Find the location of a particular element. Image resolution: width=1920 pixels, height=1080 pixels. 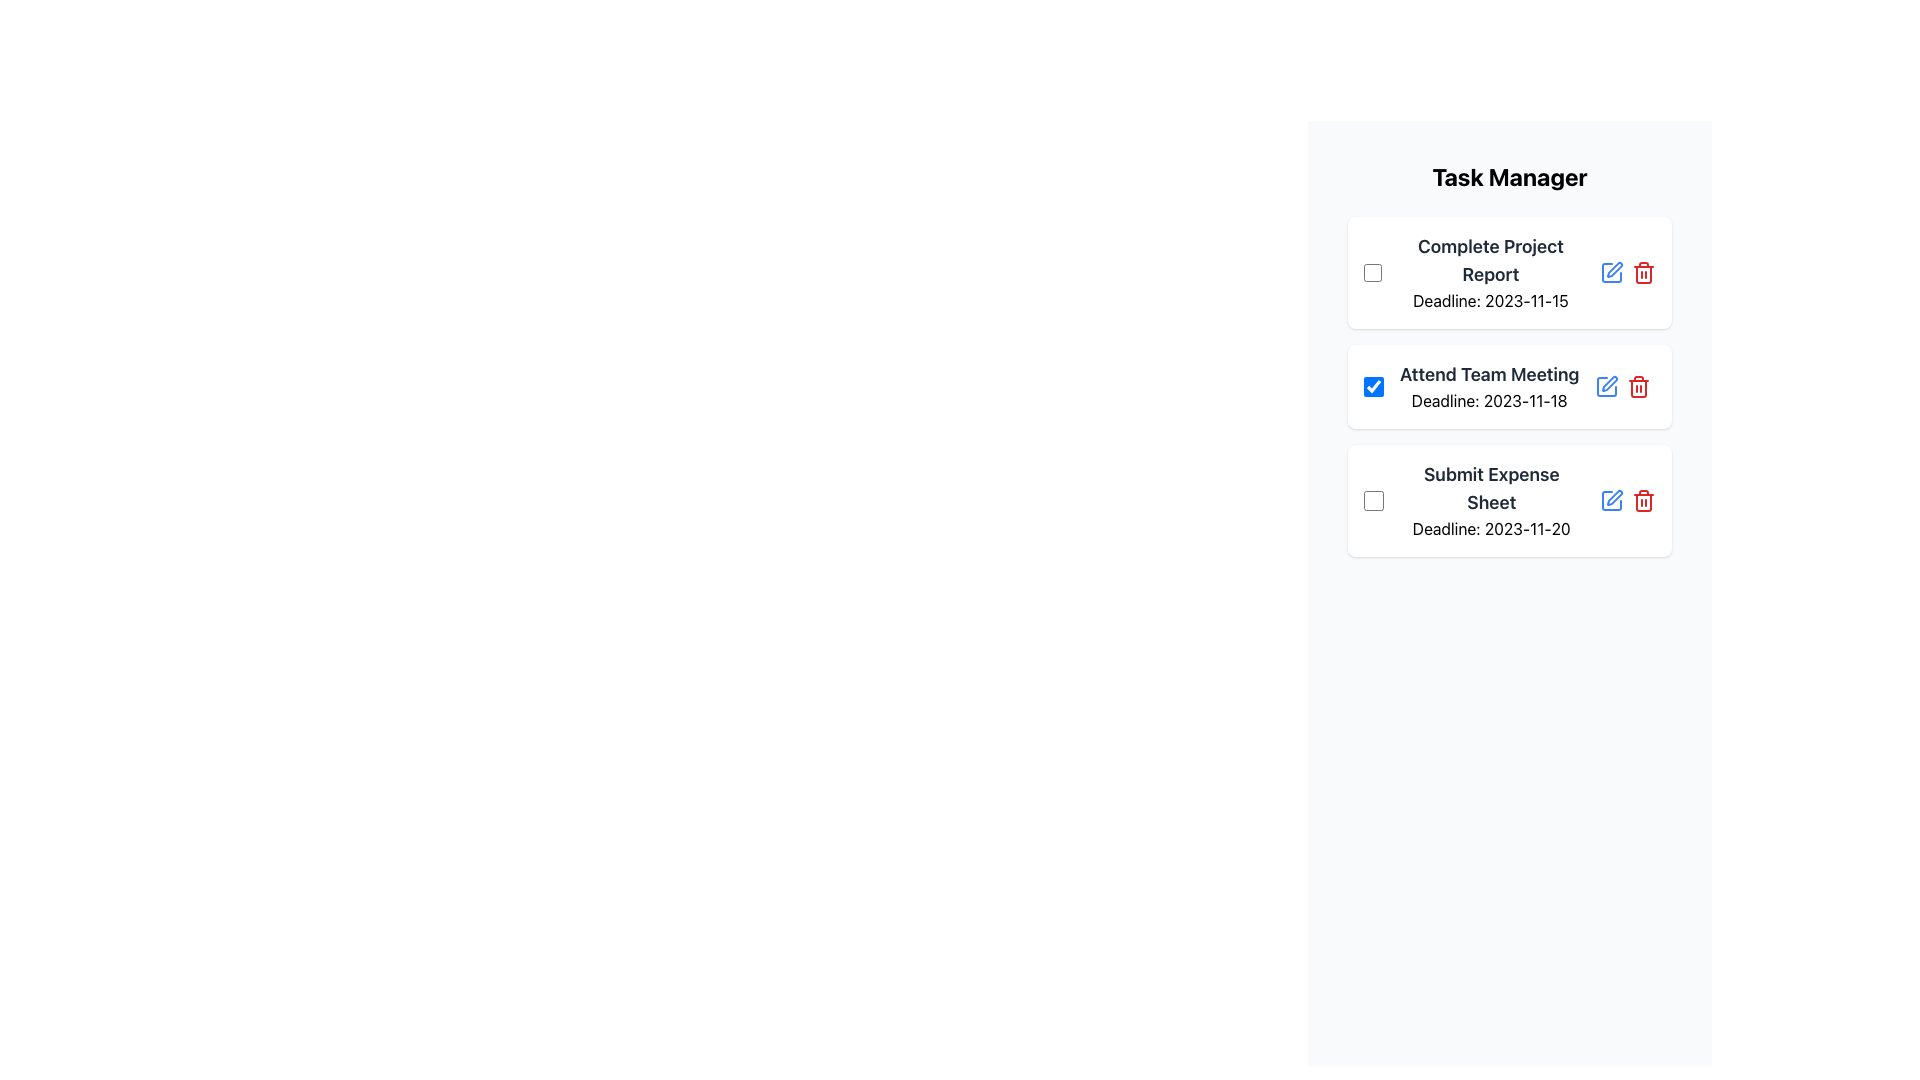

the edit icon in the second task card titled 'Attend Team Meeting' is located at coordinates (1612, 273).